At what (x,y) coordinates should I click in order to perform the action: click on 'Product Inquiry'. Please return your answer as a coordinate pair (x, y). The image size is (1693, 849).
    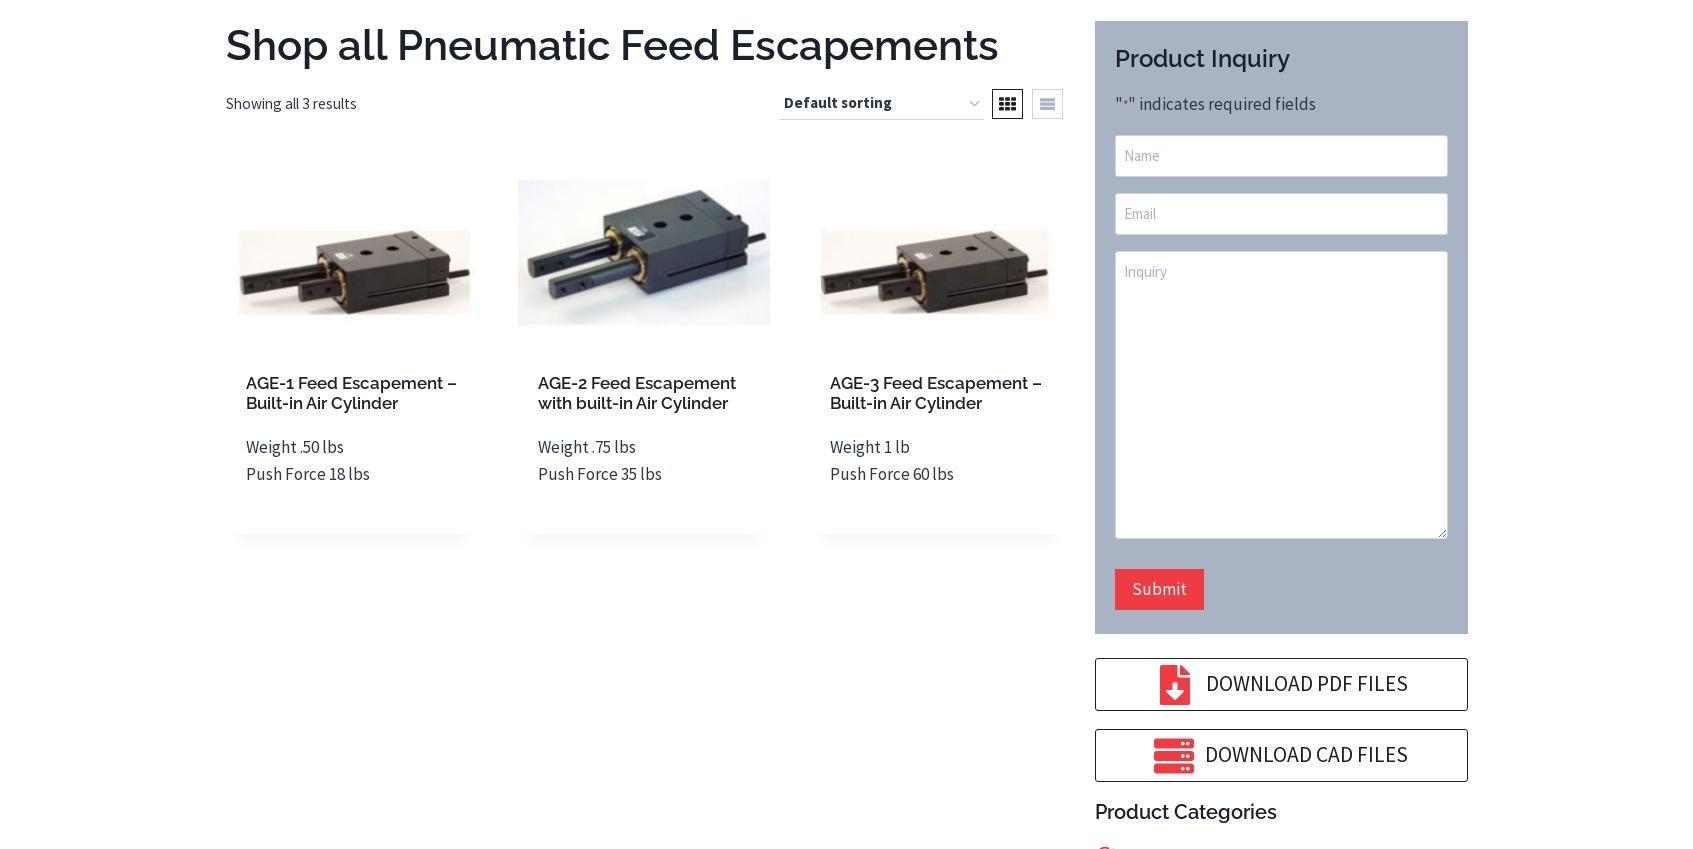
    Looking at the image, I should click on (1200, 57).